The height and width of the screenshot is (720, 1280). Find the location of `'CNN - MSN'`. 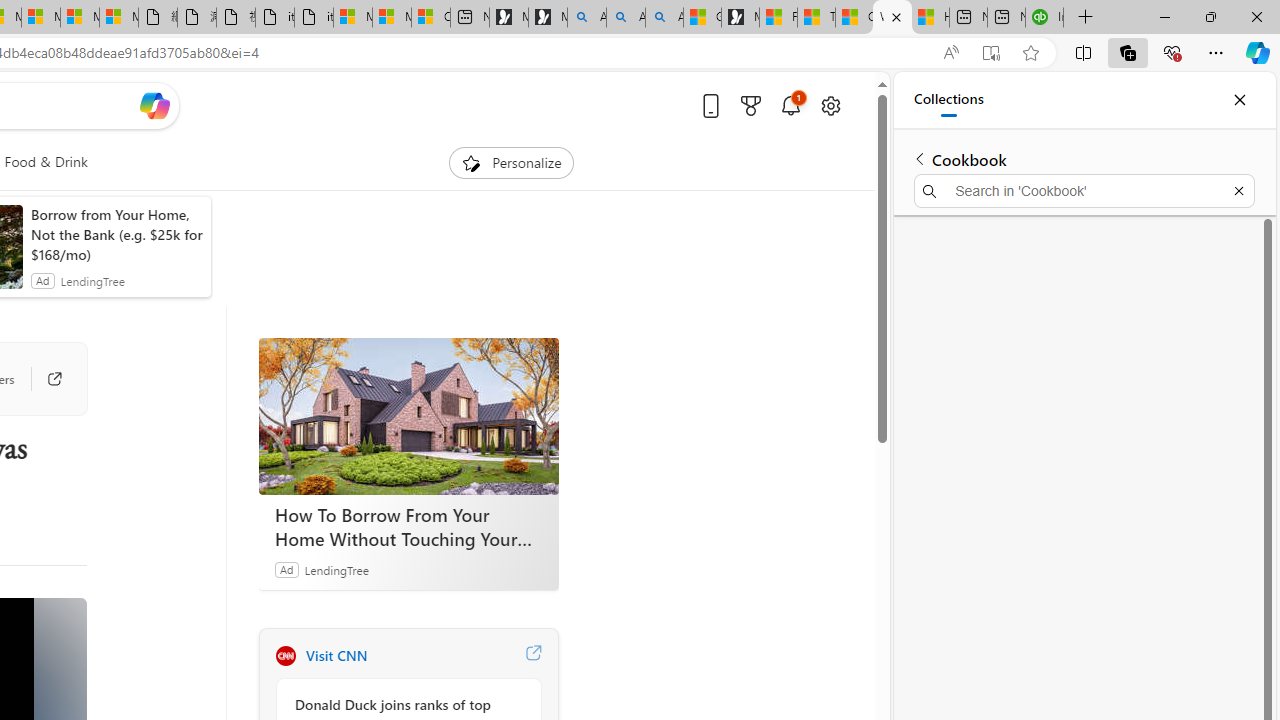

'CNN - MSN' is located at coordinates (854, 17).